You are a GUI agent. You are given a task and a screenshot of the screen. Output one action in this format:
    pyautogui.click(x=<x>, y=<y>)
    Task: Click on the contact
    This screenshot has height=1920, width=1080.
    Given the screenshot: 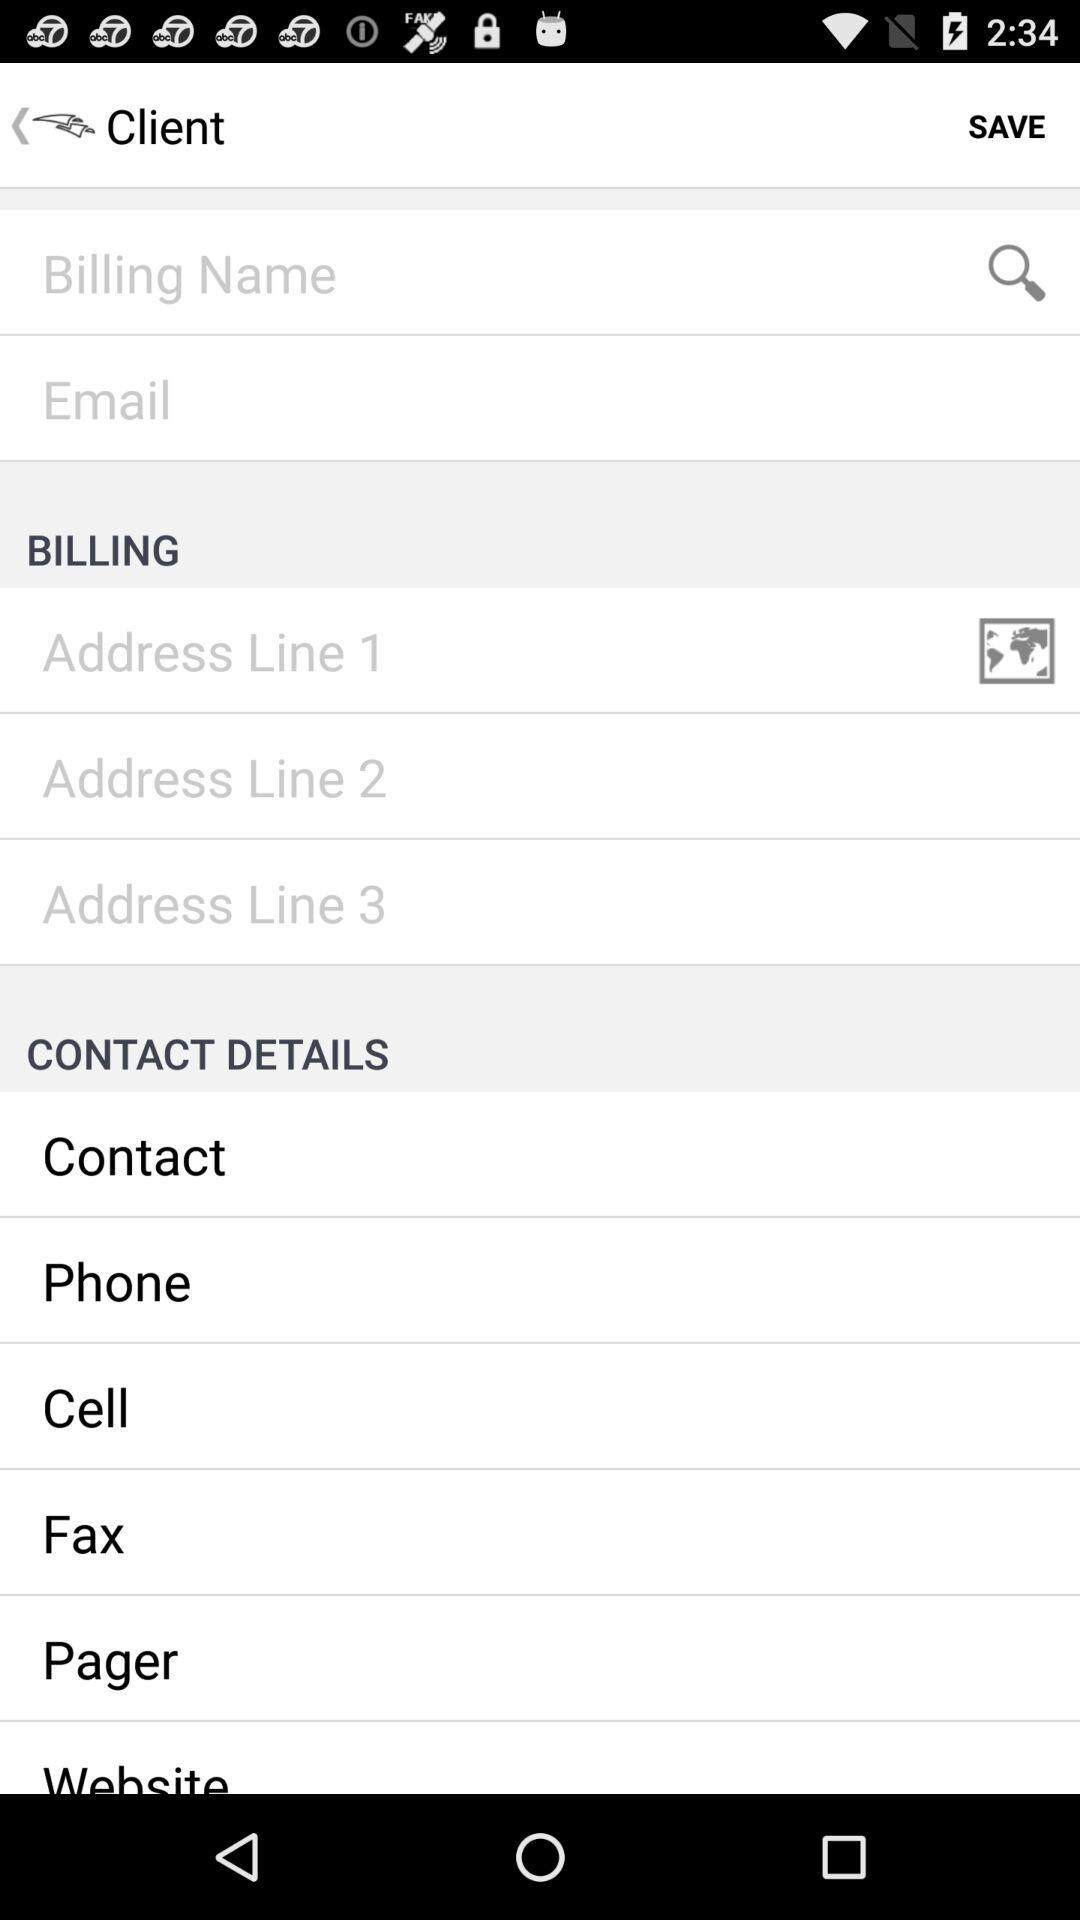 What is the action you would take?
    pyautogui.click(x=540, y=1155)
    